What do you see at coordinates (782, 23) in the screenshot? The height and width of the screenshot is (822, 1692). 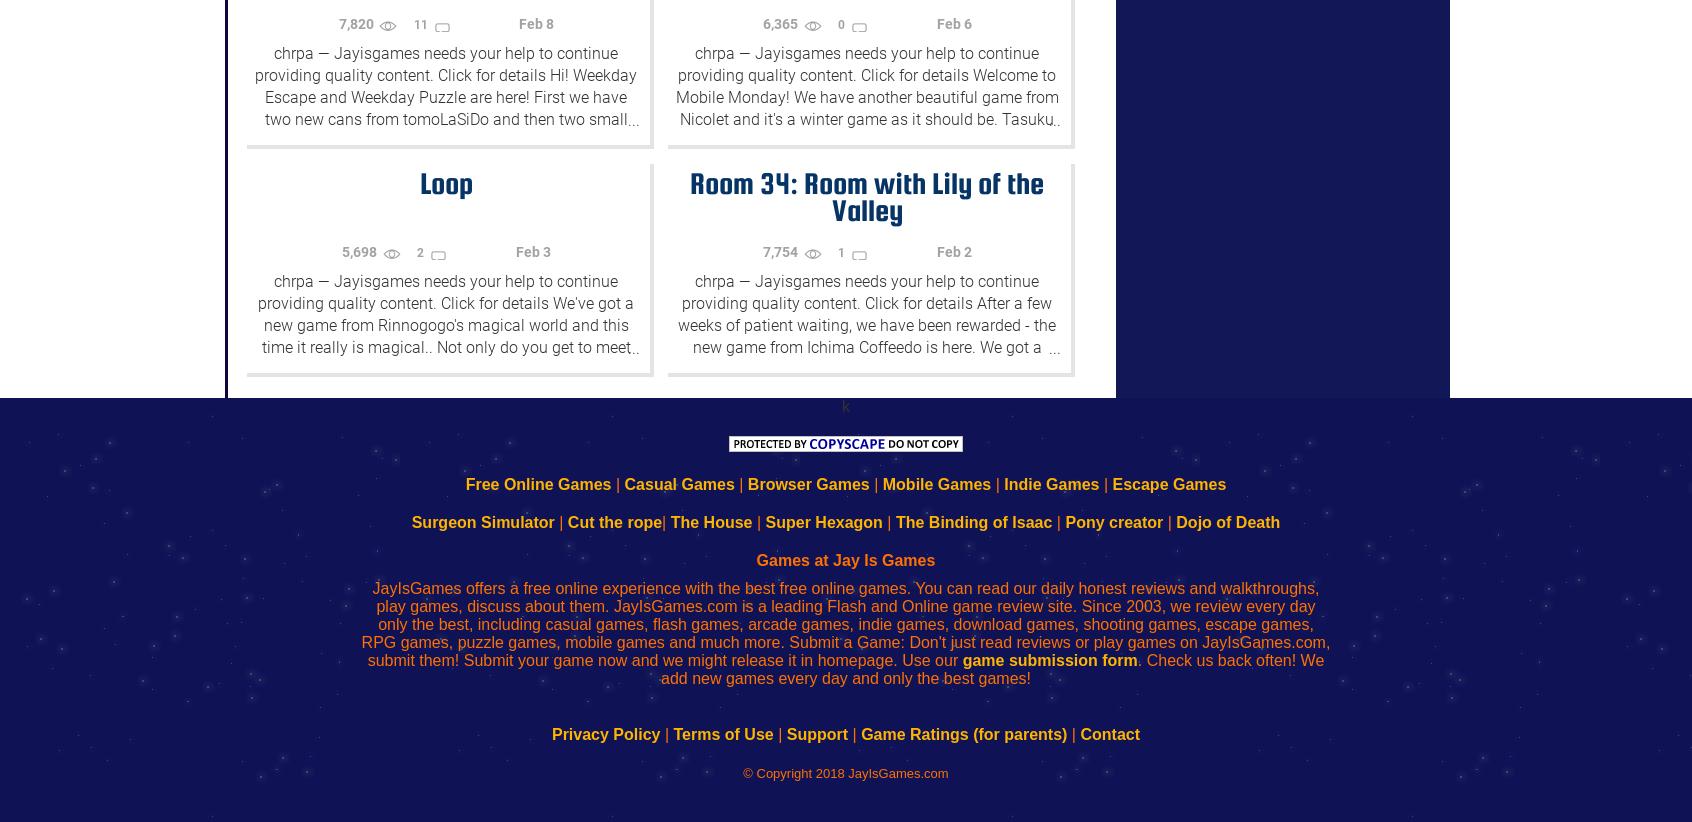 I see `'6,365'` at bounding box center [782, 23].